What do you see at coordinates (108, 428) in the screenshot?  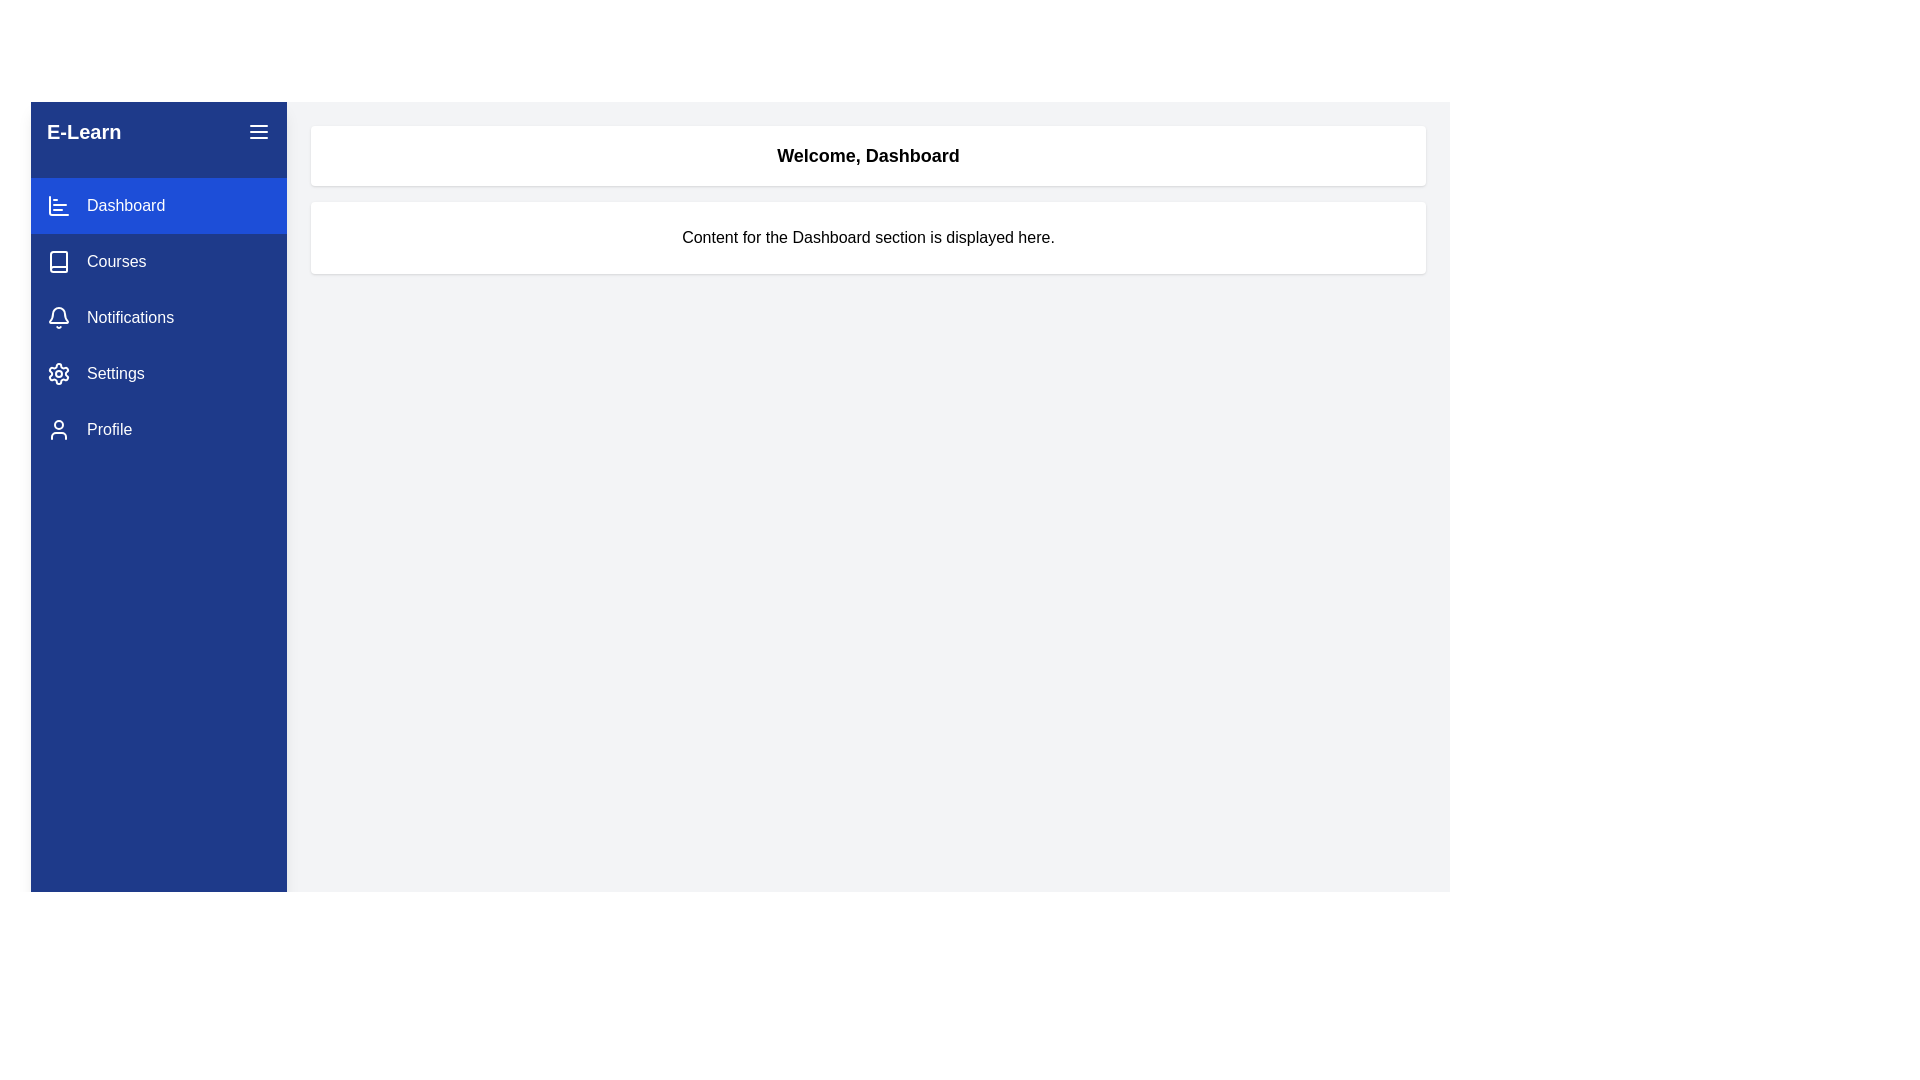 I see `the 'Profile' text label styled in white font against a blue background in the vertical navigation menu on the left side of the interface` at bounding box center [108, 428].